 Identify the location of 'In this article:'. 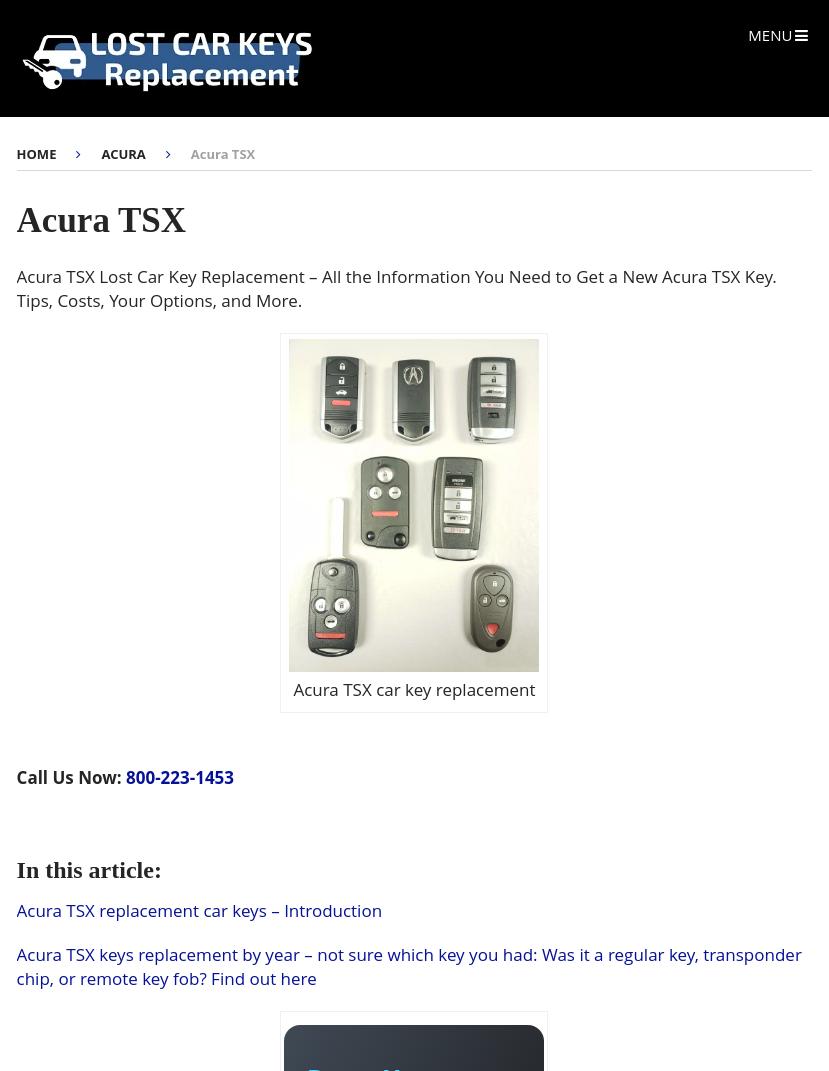
(15, 869).